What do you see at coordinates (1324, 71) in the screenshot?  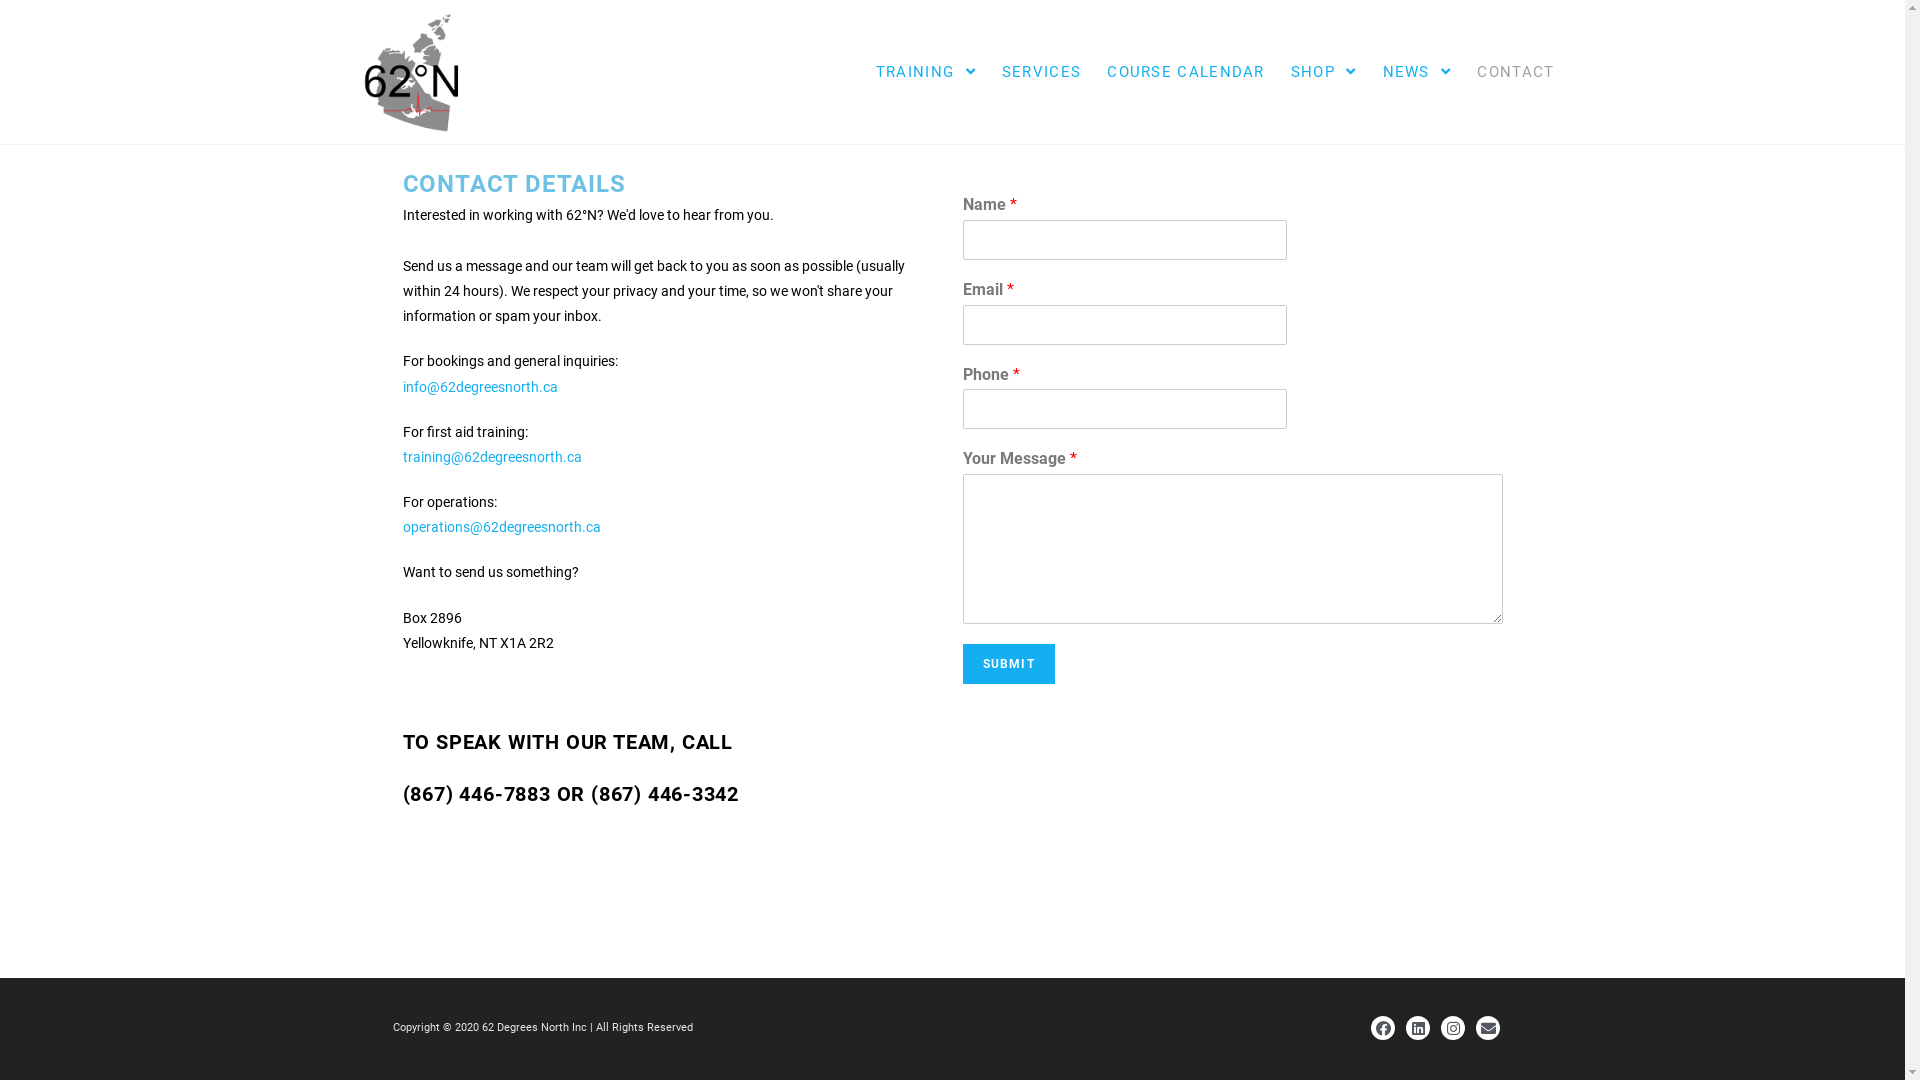 I see `'SHOP'` at bounding box center [1324, 71].